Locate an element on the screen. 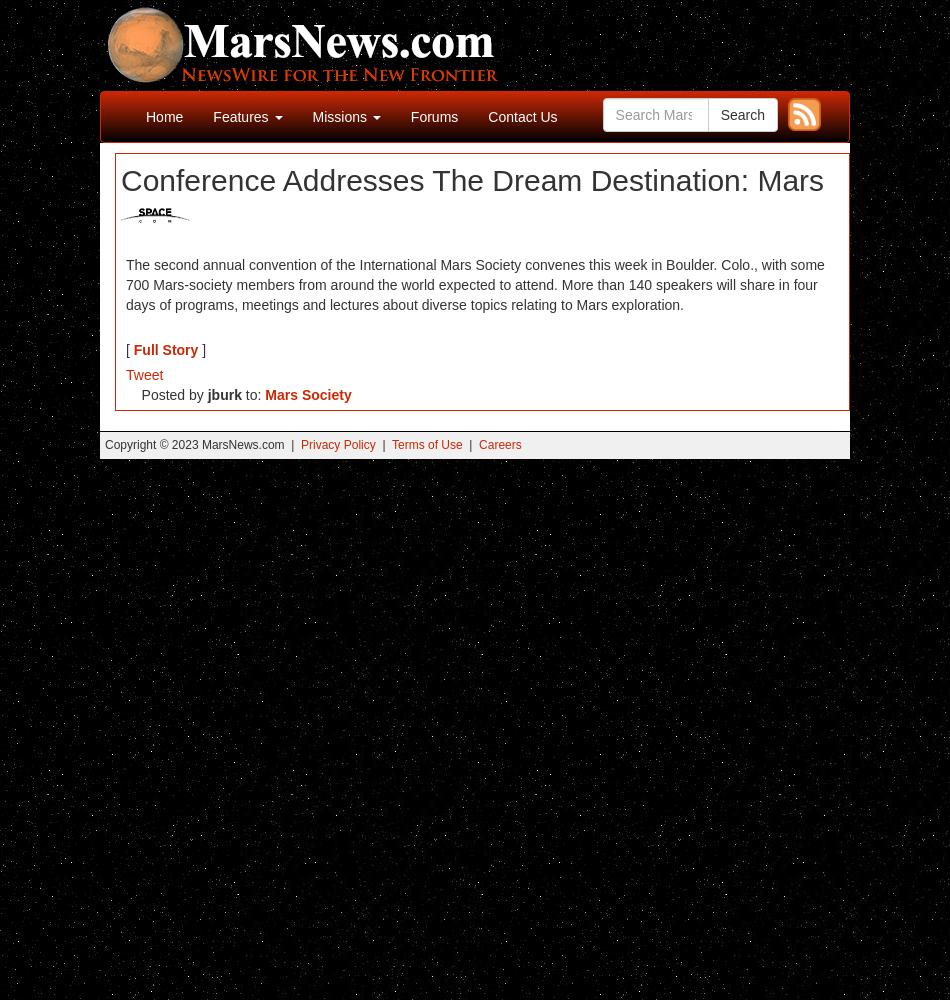 Image resolution: width=950 pixels, height=1000 pixels. 'Posted by' is located at coordinates (166, 395).